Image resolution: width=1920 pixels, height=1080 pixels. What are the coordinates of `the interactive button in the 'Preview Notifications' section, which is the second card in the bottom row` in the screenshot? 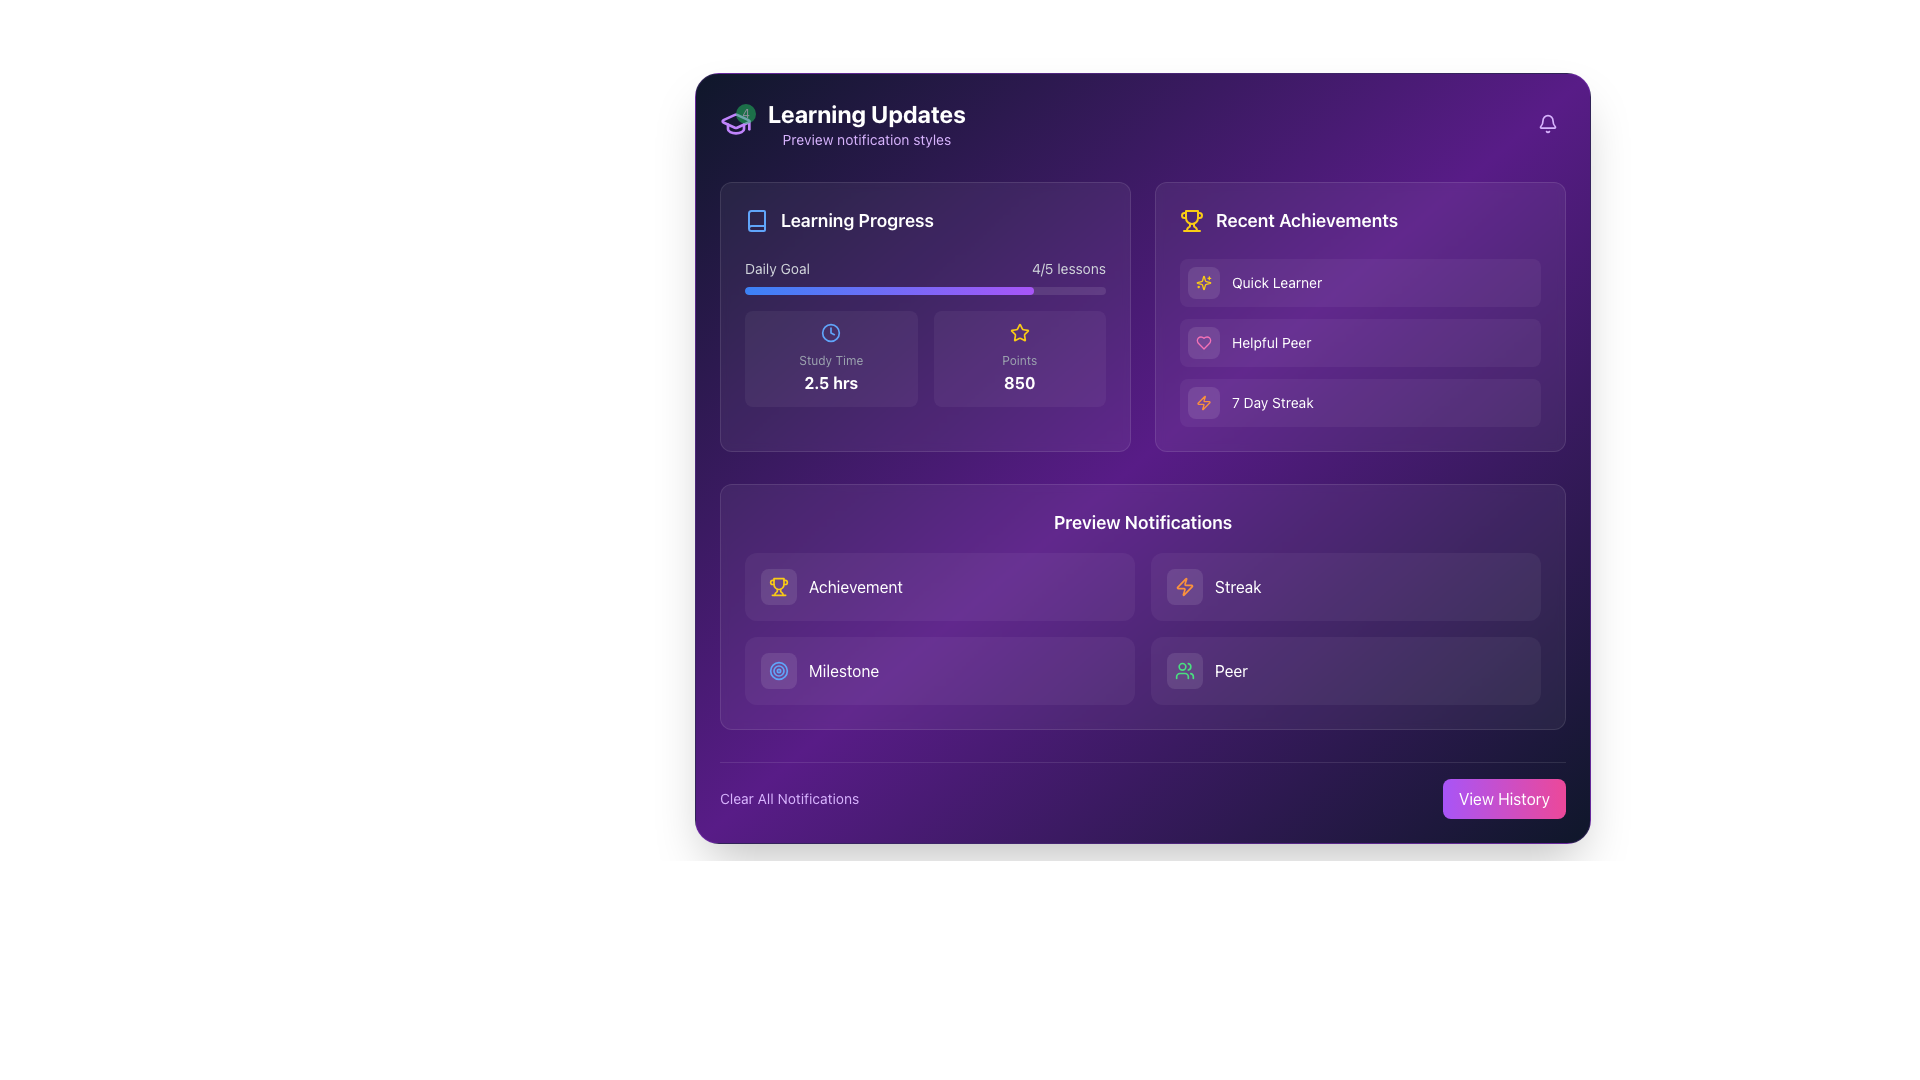 It's located at (1345, 671).